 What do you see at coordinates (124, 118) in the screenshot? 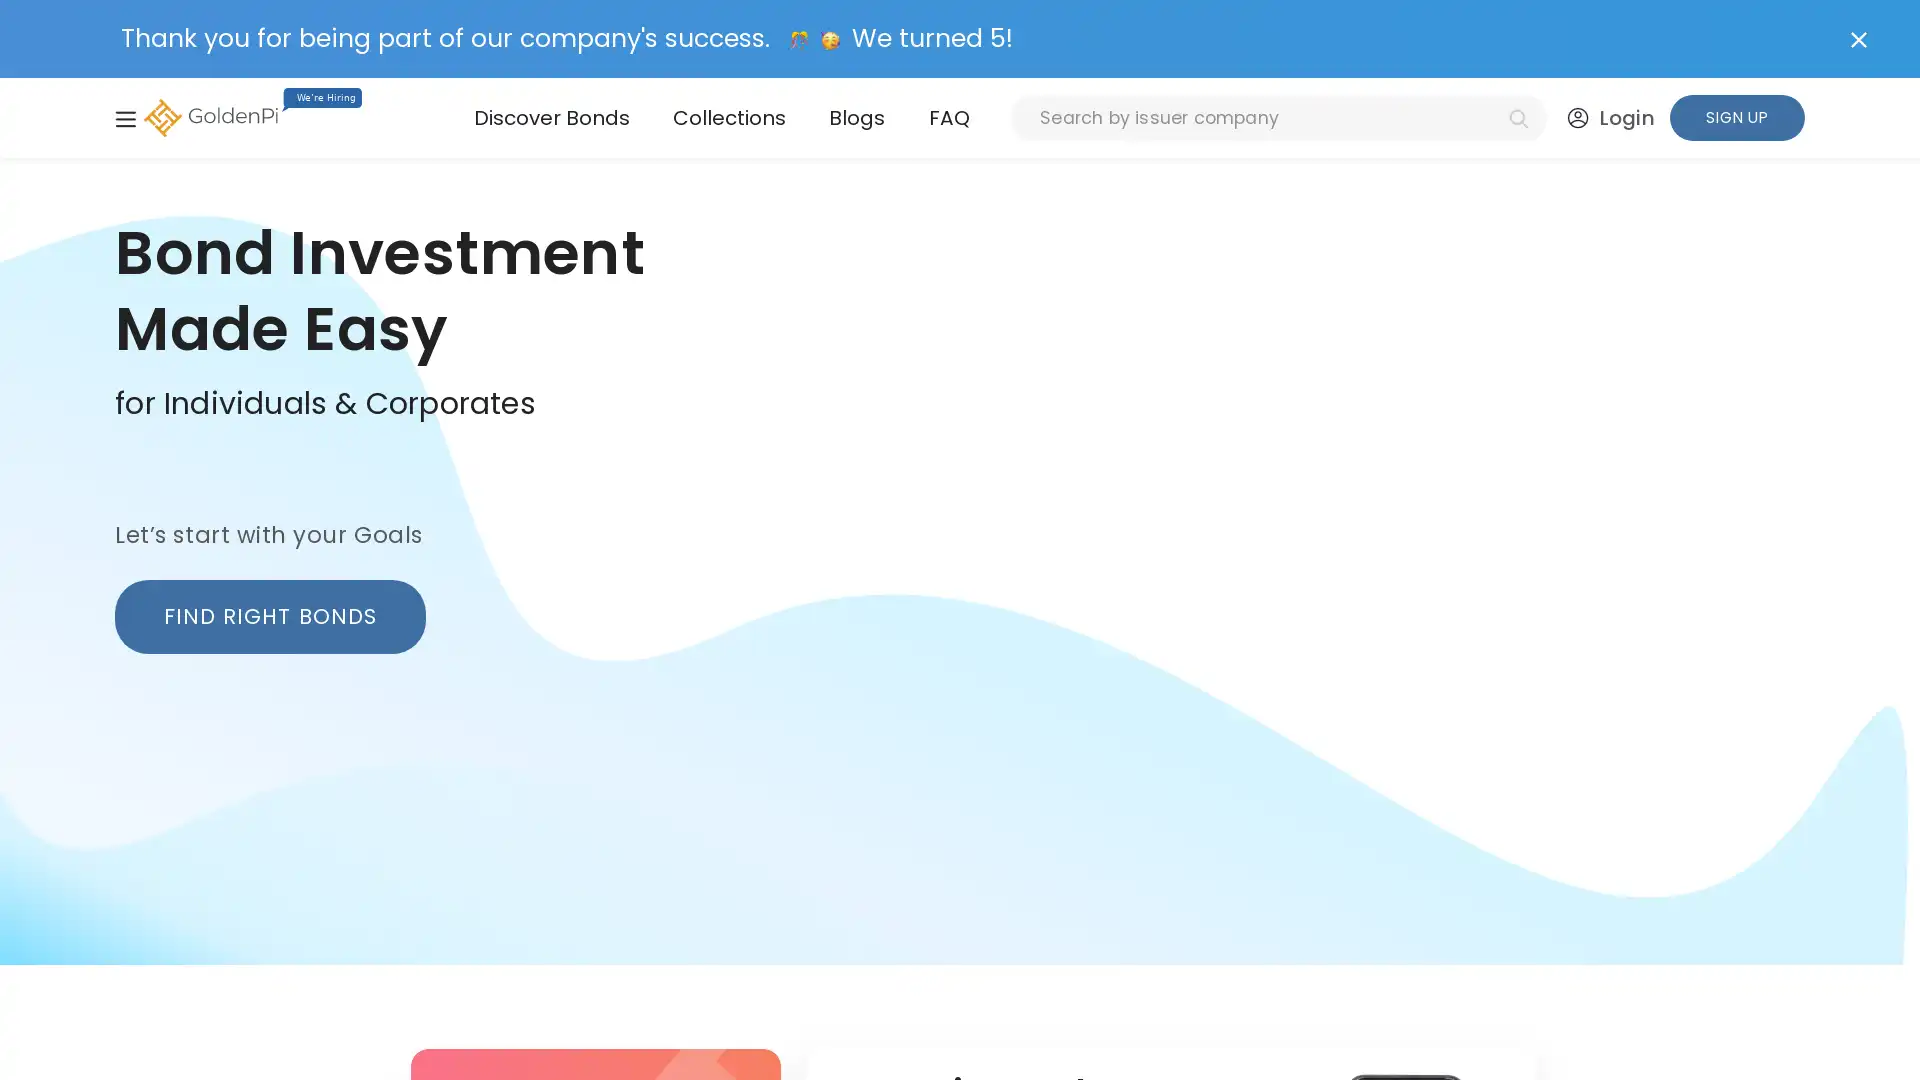
I see `open` at bounding box center [124, 118].